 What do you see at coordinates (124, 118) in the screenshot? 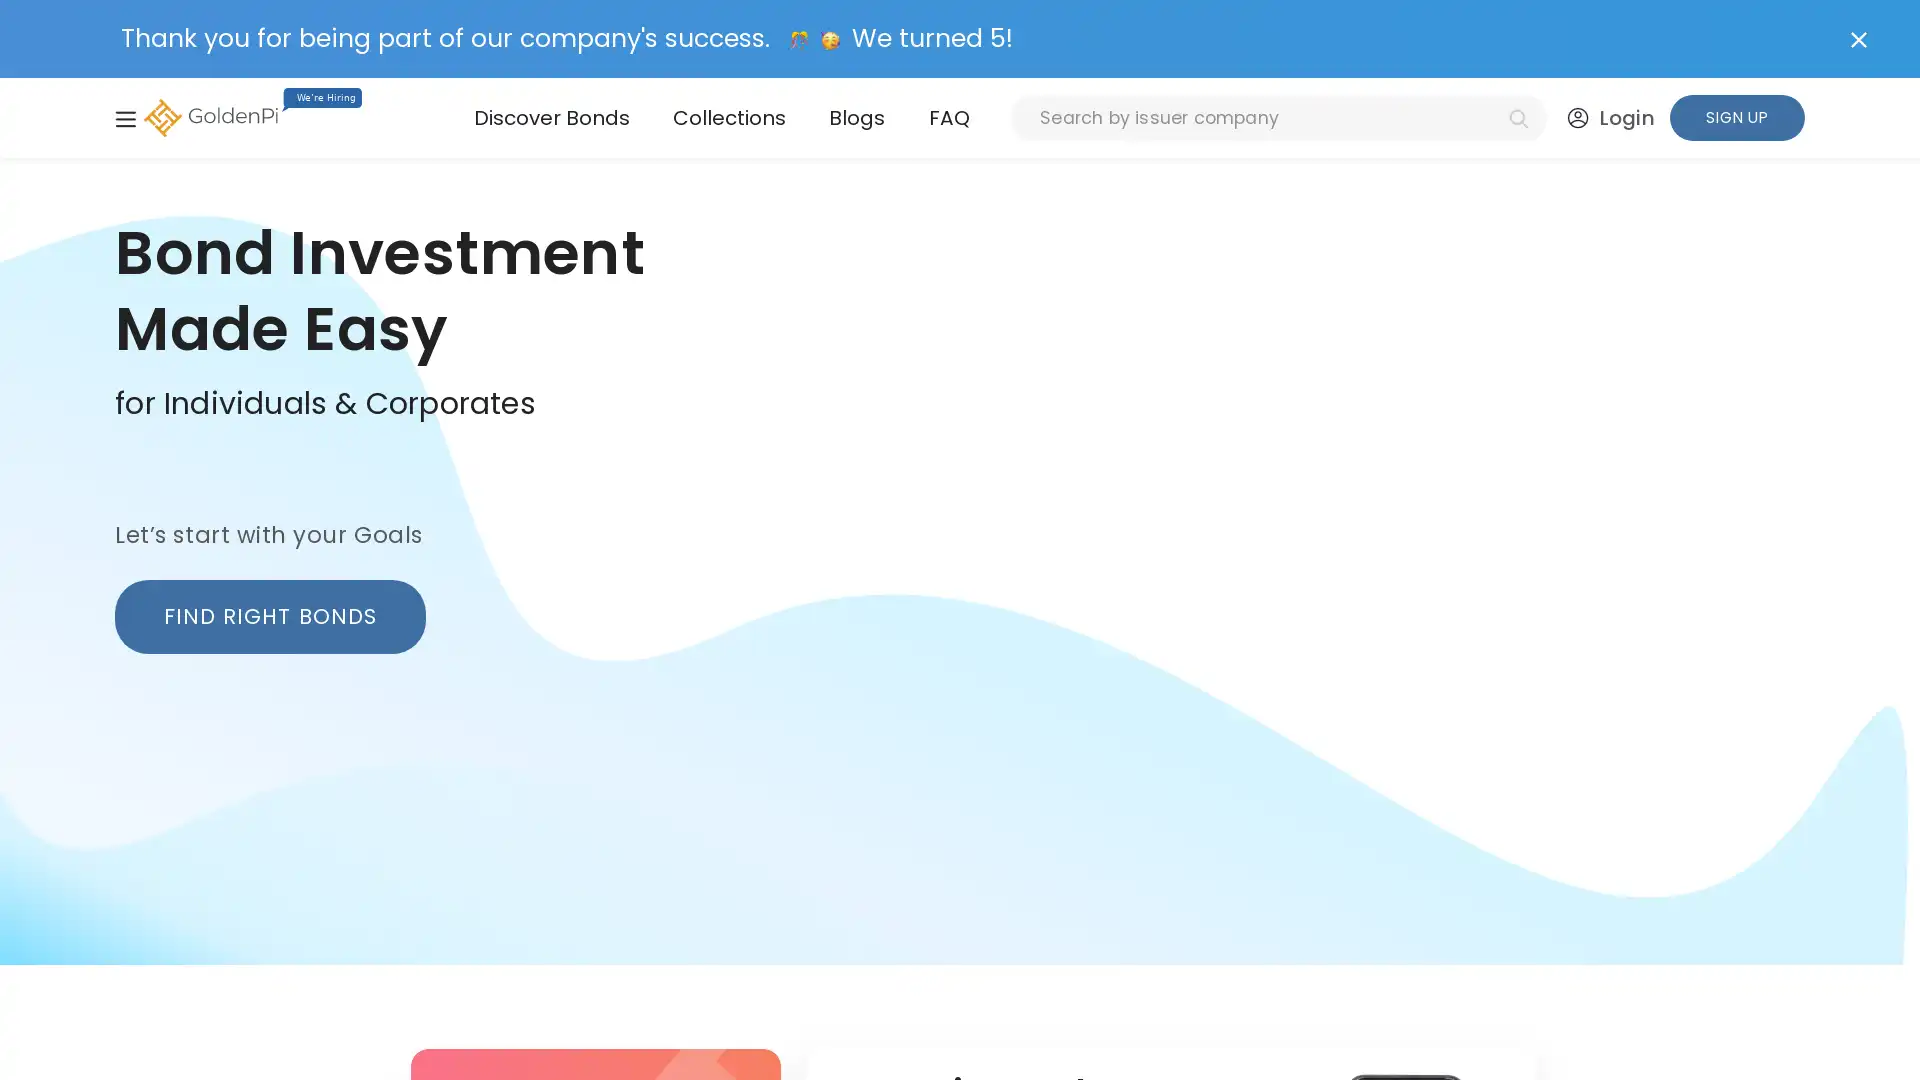
I see `open` at bounding box center [124, 118].